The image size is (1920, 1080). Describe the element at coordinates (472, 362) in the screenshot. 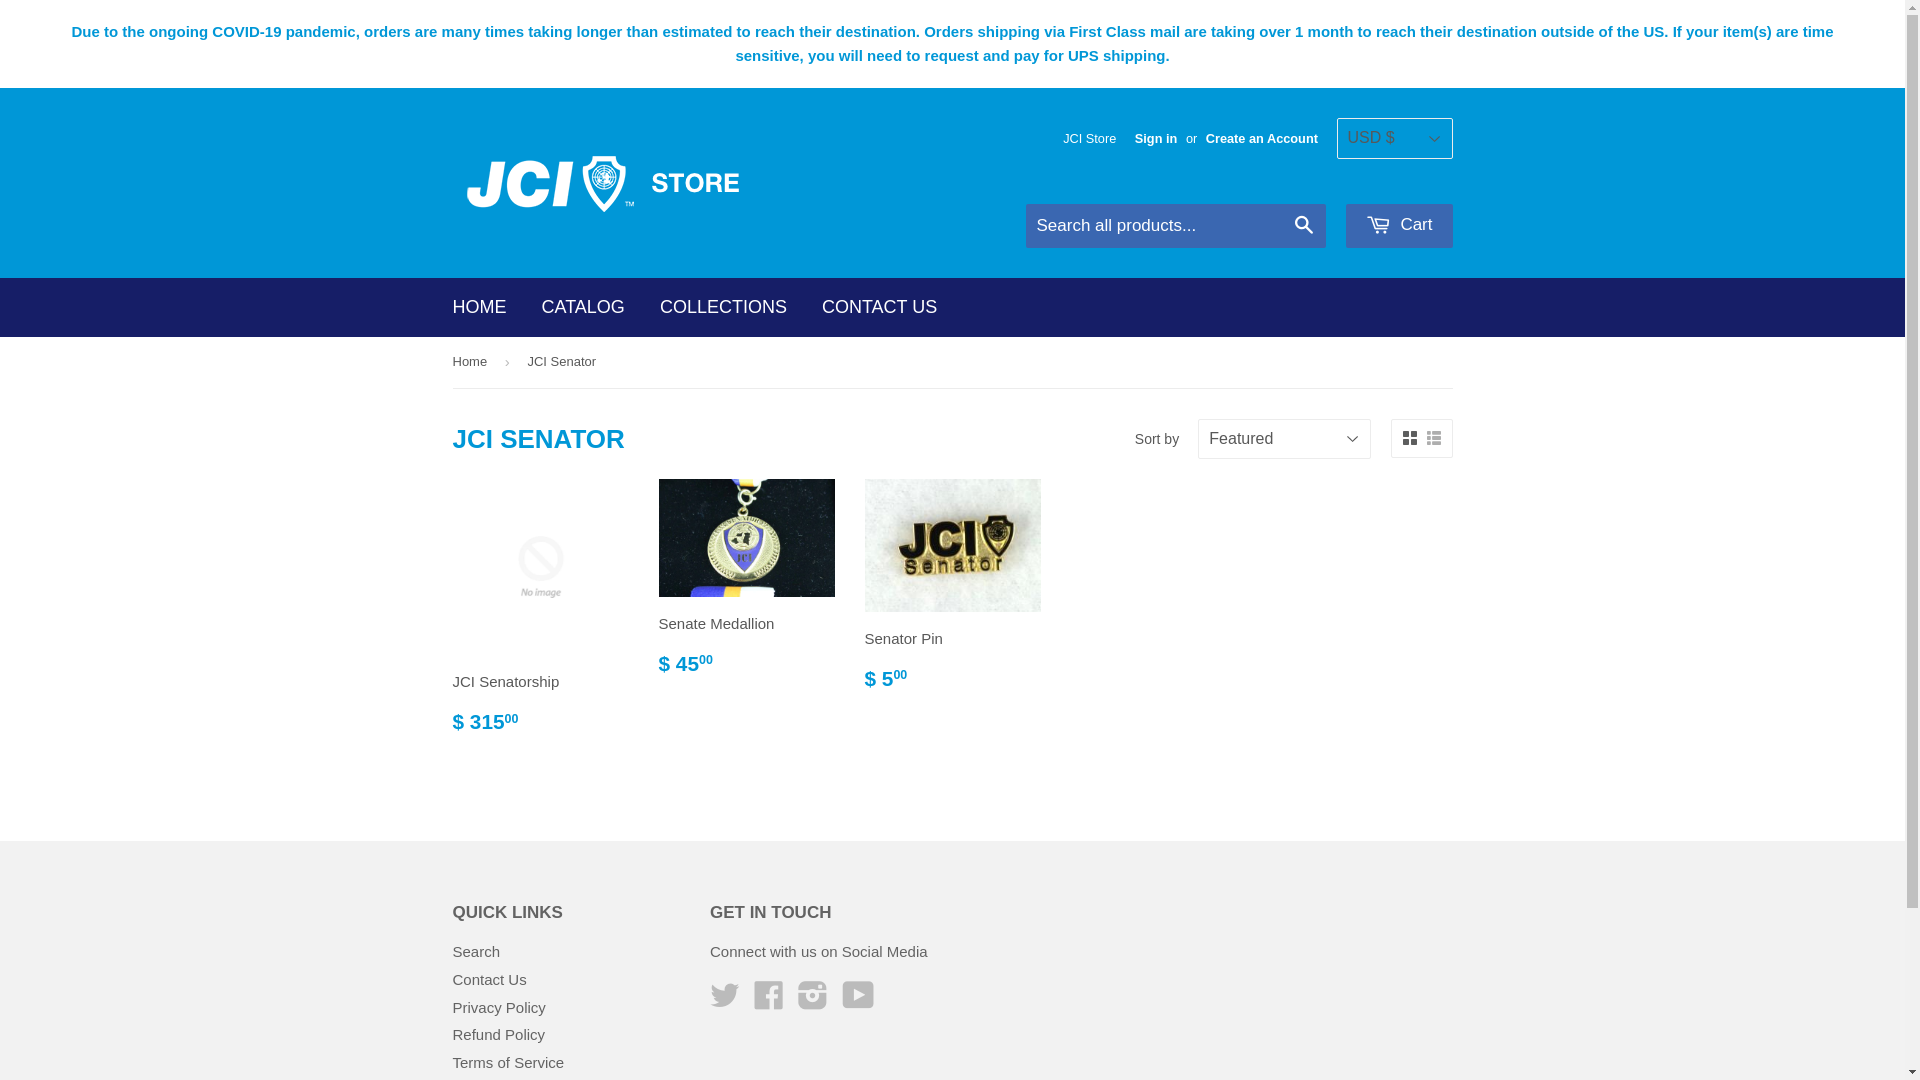

I see `'Home'` at that location.